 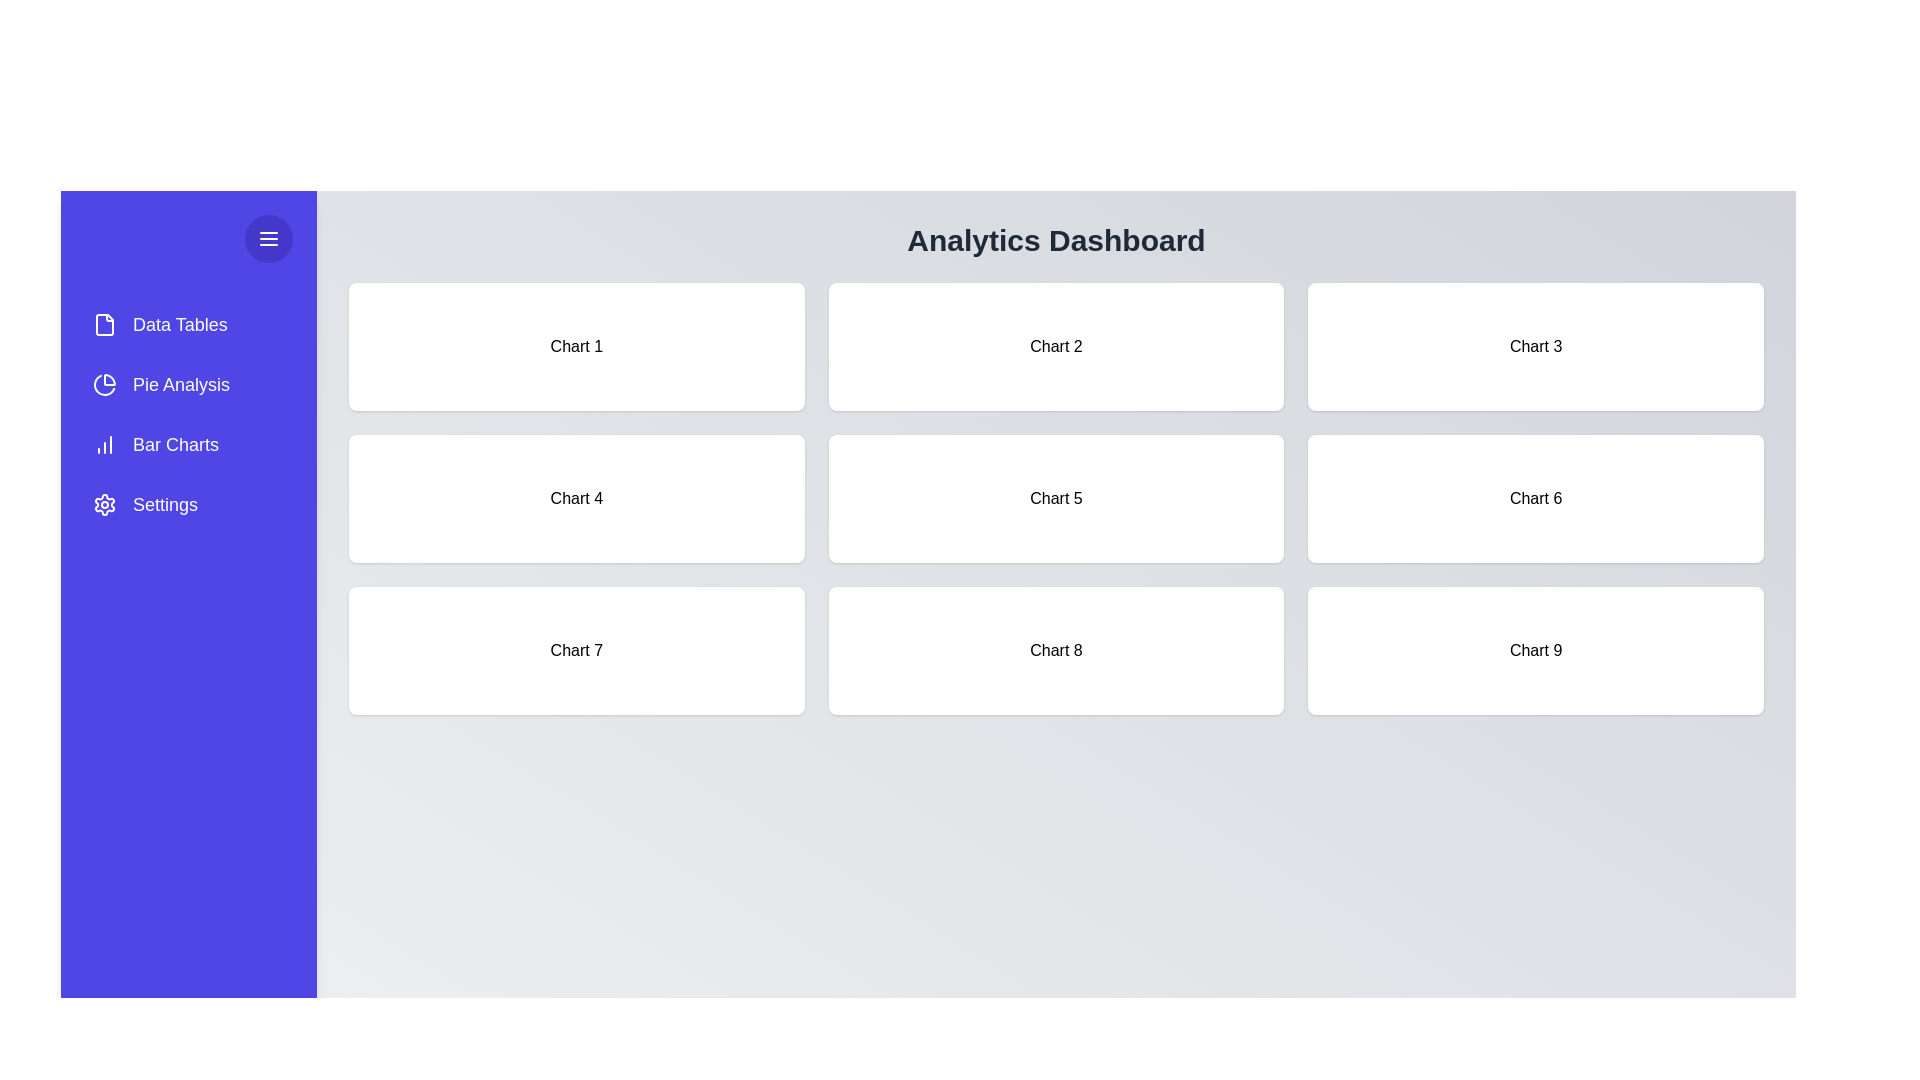 What do you see at coordinates (188, 504) in the screenshot?
I see `the menu item Settings from the drawer` at bounding box center [188, 504].